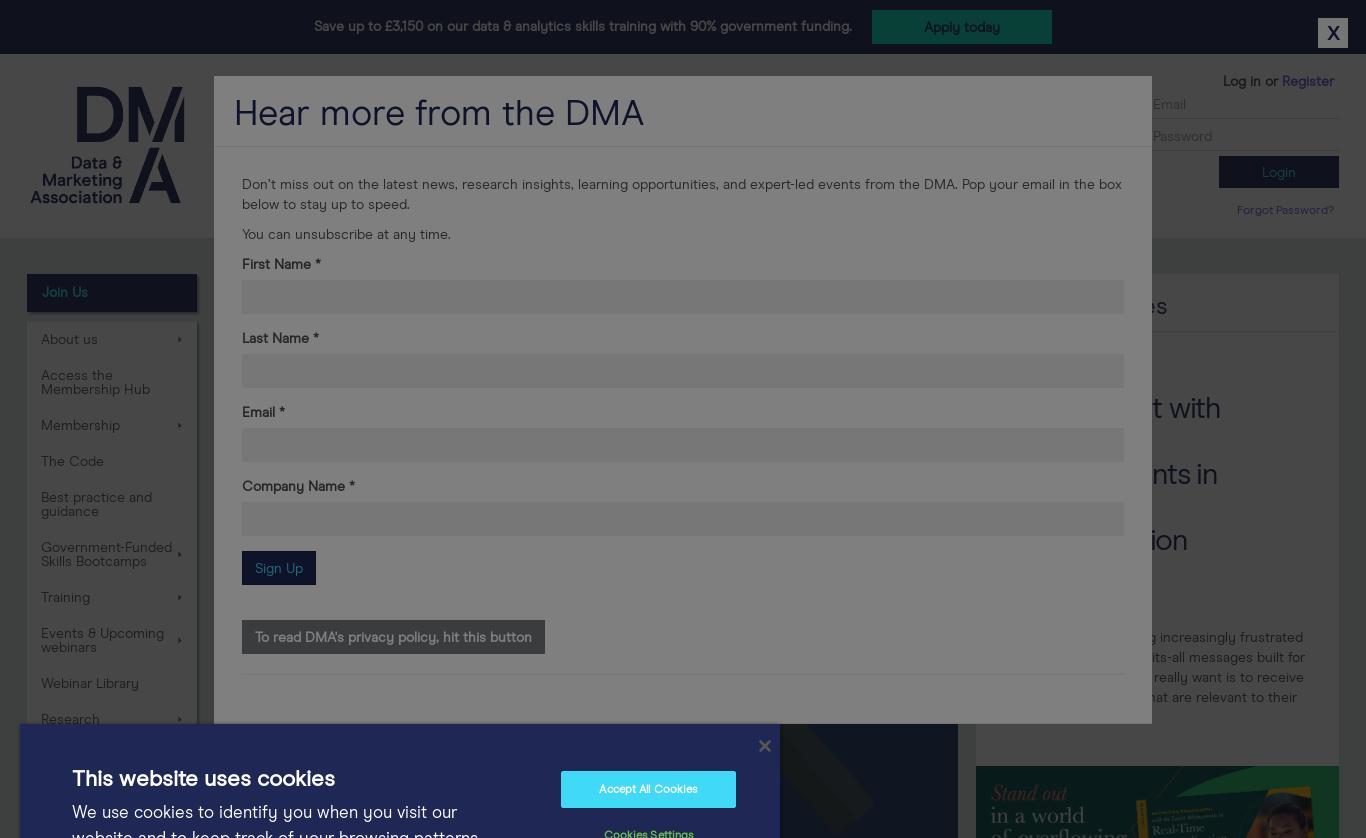  I want to click on 'Bookmarks', so click(548, 207).